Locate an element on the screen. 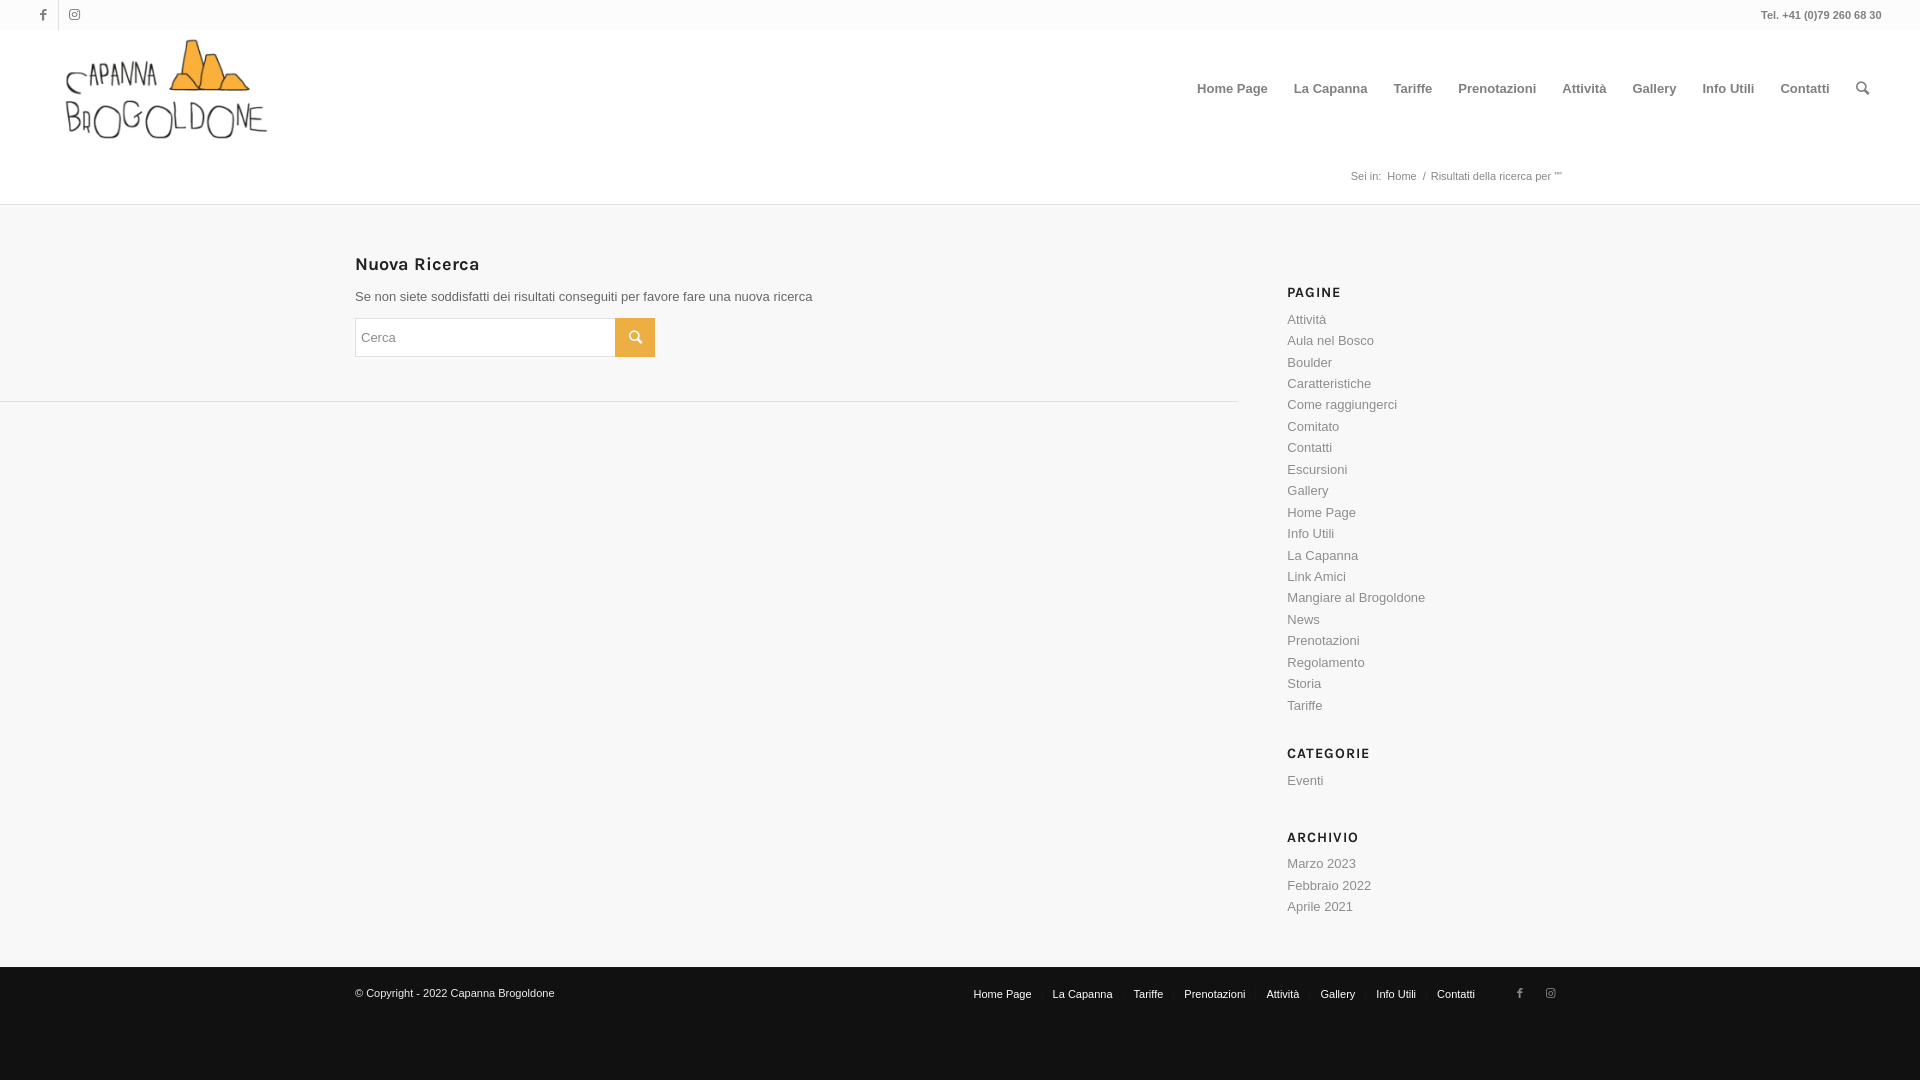 The image size is (1920, 1080). 'Home' is located at coordinates (1382, 175).